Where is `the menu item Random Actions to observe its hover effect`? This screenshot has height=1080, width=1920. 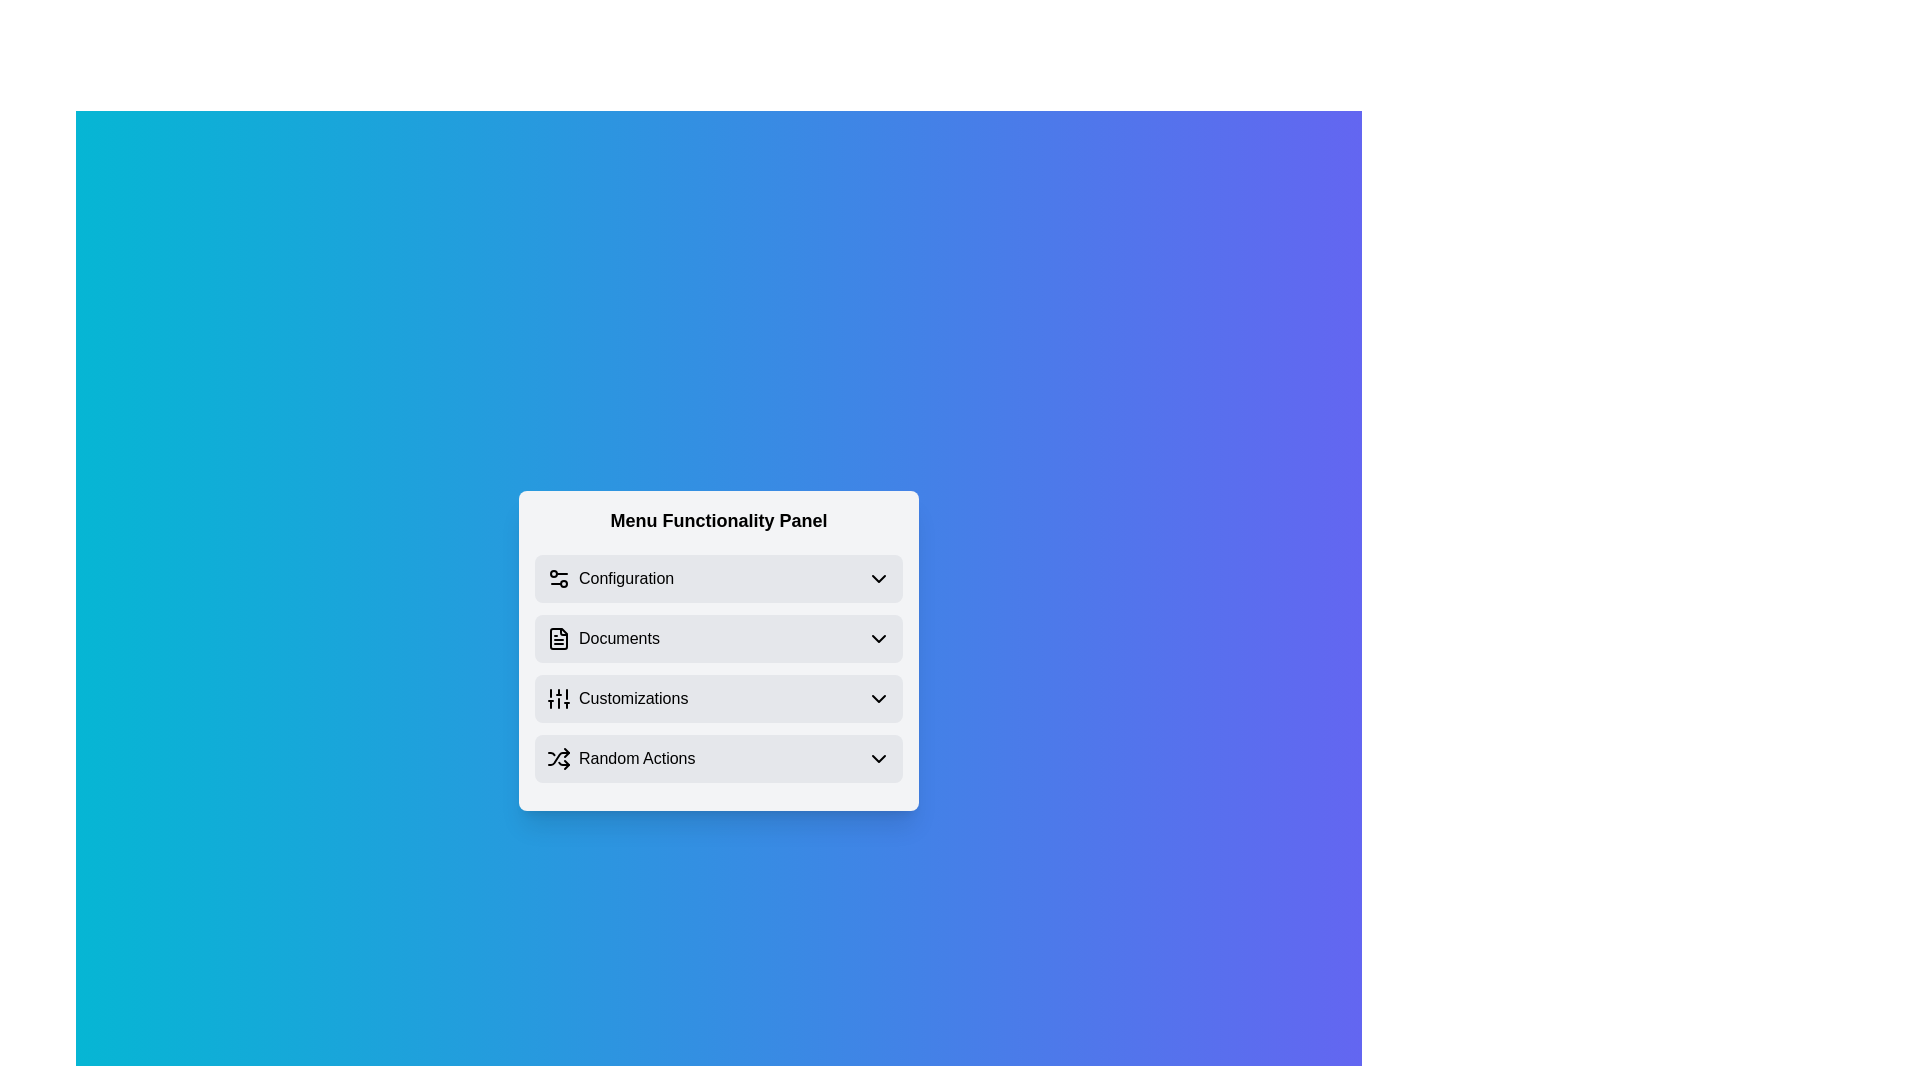 the menu item Random Actions to observe its hover effect is located at coordinates (719, 759).